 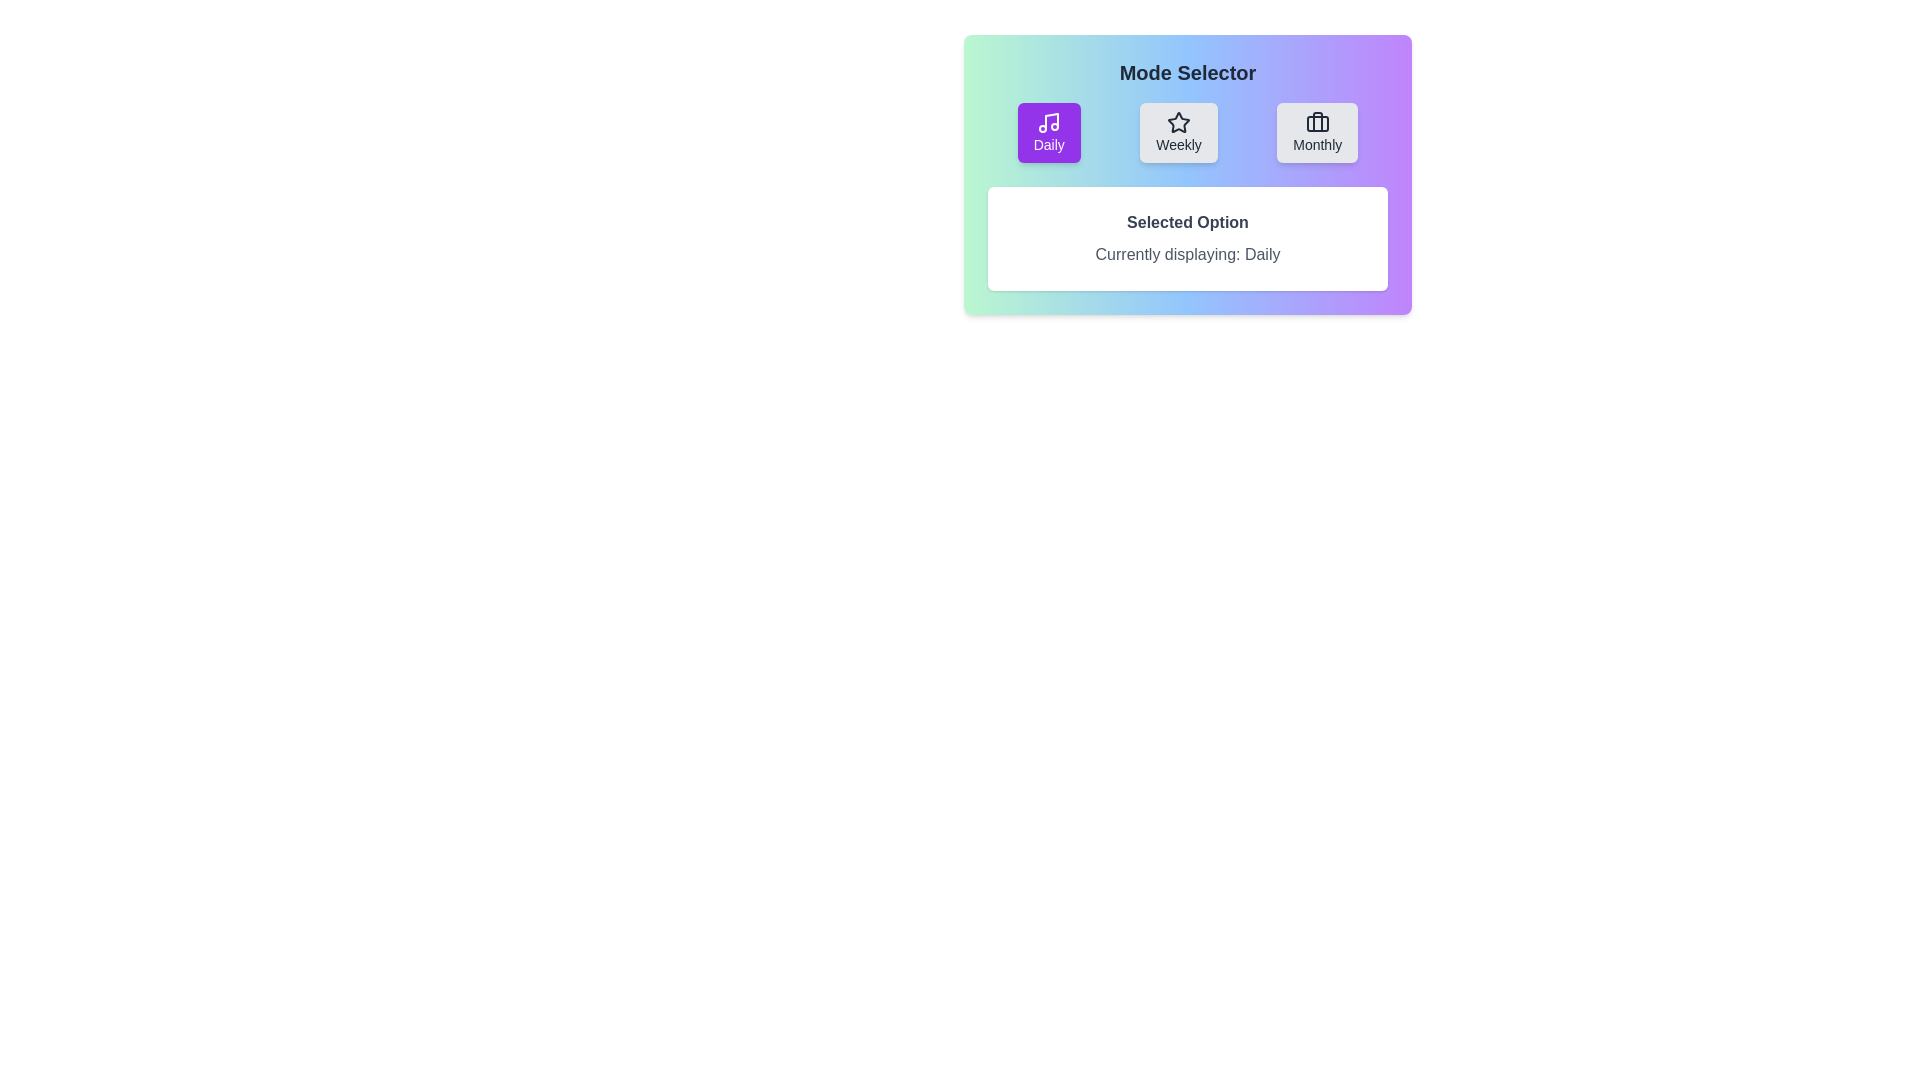 I want to click on the 'Monthly' button located at the top-right position among three buttons, following the 'Daily' and 'Weekly' buttons, so click(x=1317, y=132).